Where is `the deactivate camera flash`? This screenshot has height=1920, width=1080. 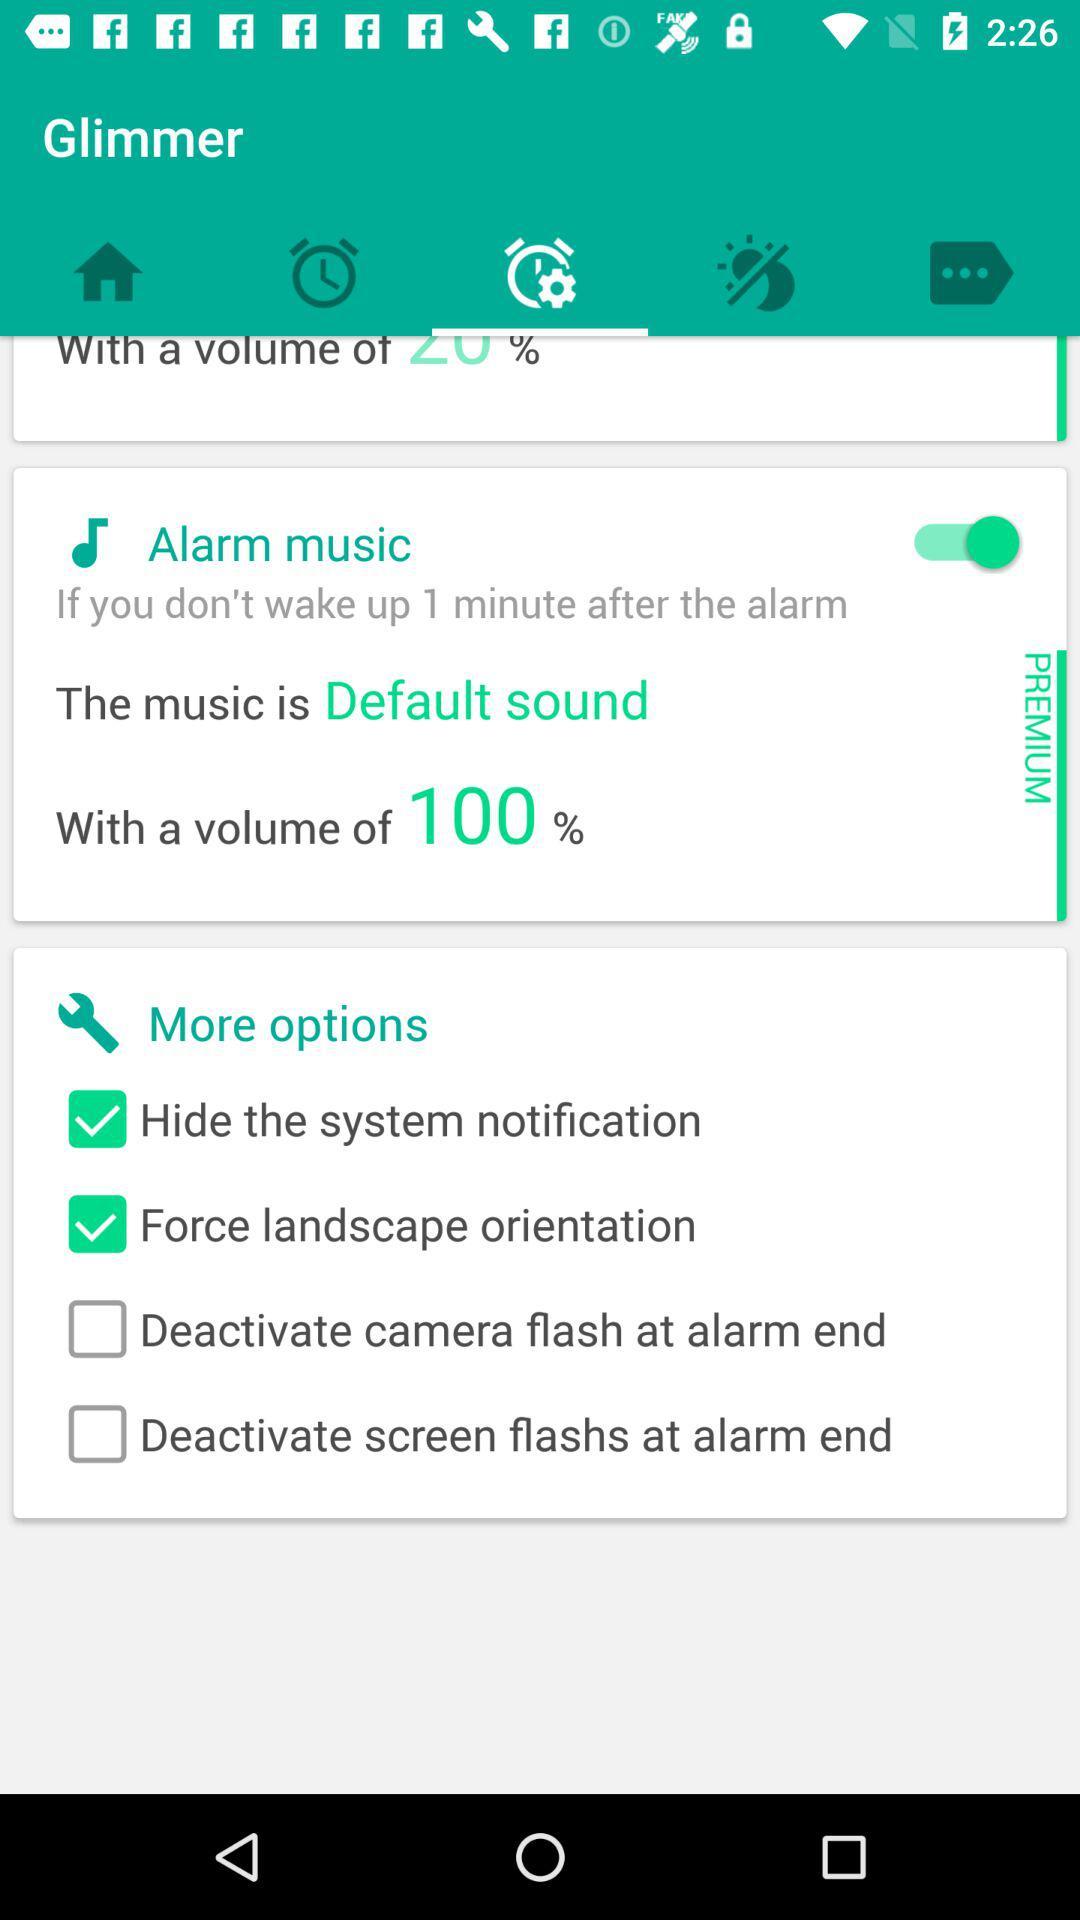
the deactivate camera flash is located at coordinates (540, 1329).